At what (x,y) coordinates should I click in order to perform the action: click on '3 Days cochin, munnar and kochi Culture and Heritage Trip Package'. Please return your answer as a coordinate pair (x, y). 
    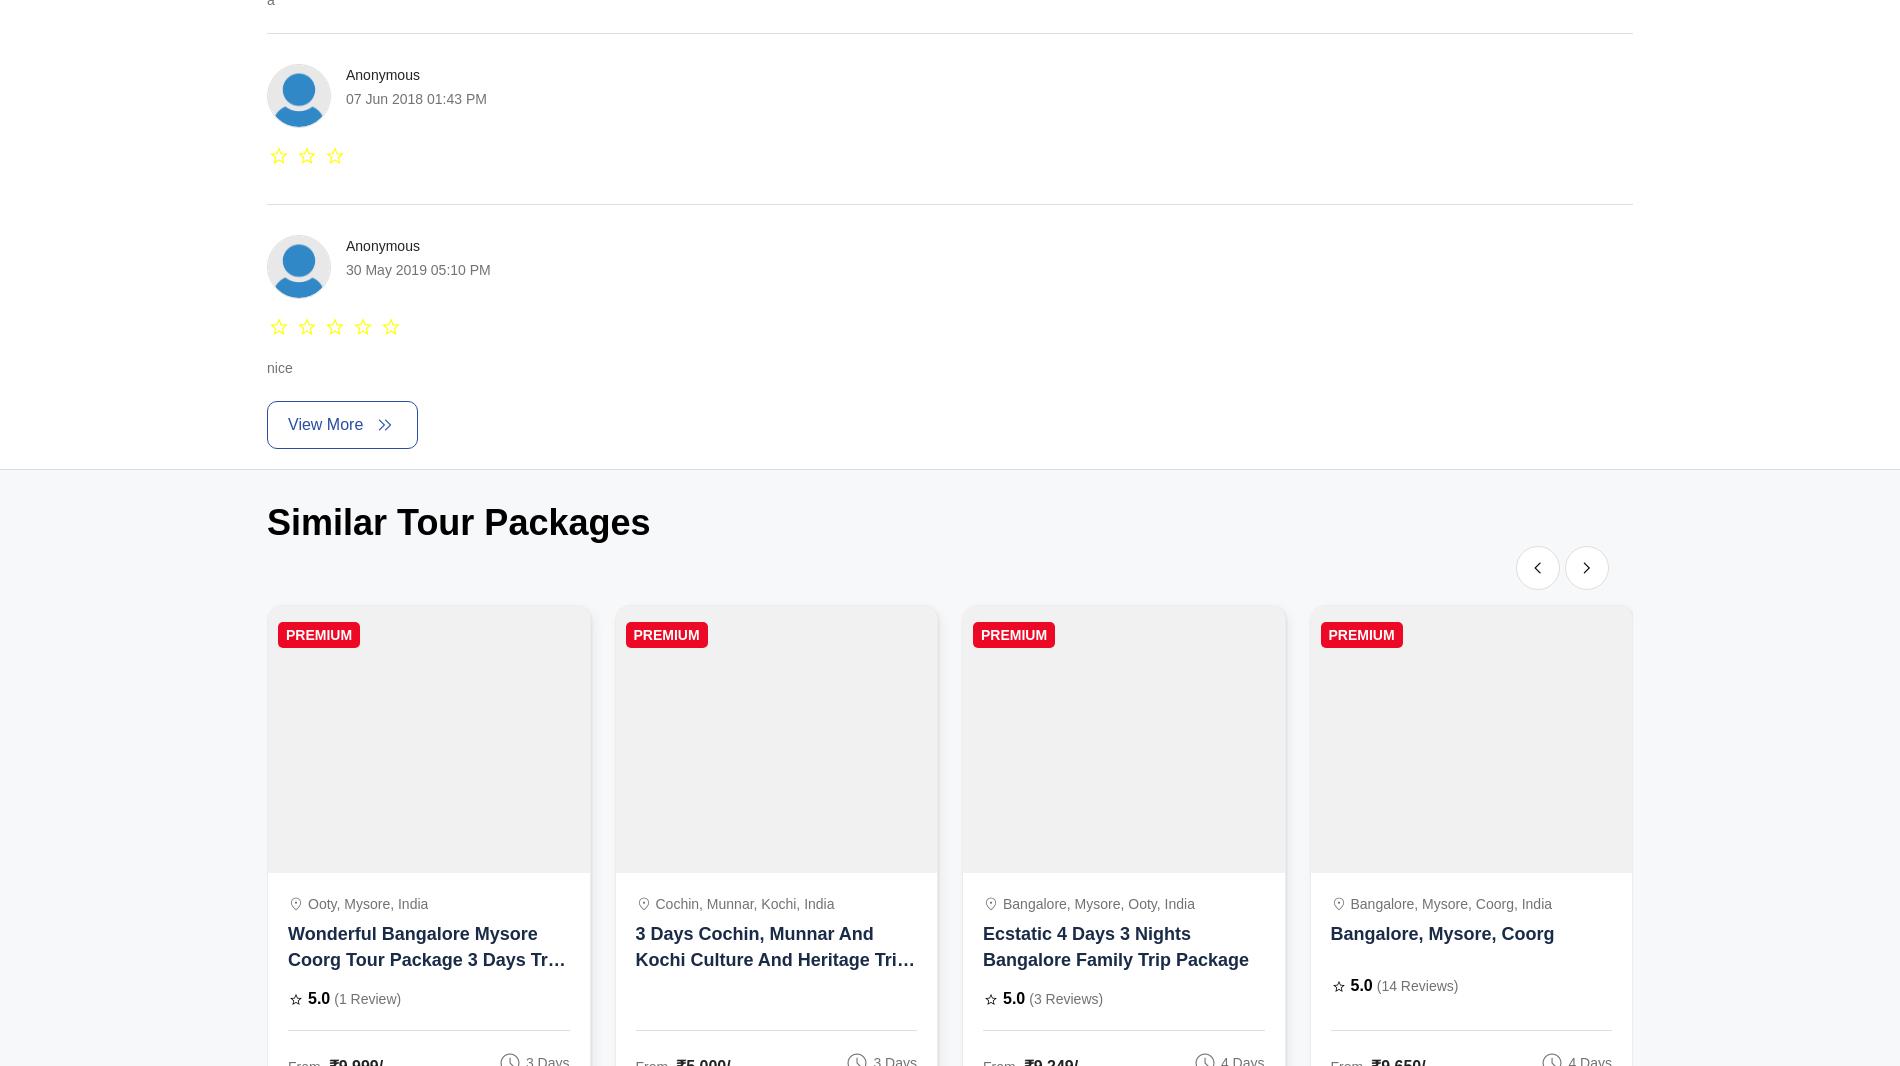
    Looking at the image, I should click on (770, 960).